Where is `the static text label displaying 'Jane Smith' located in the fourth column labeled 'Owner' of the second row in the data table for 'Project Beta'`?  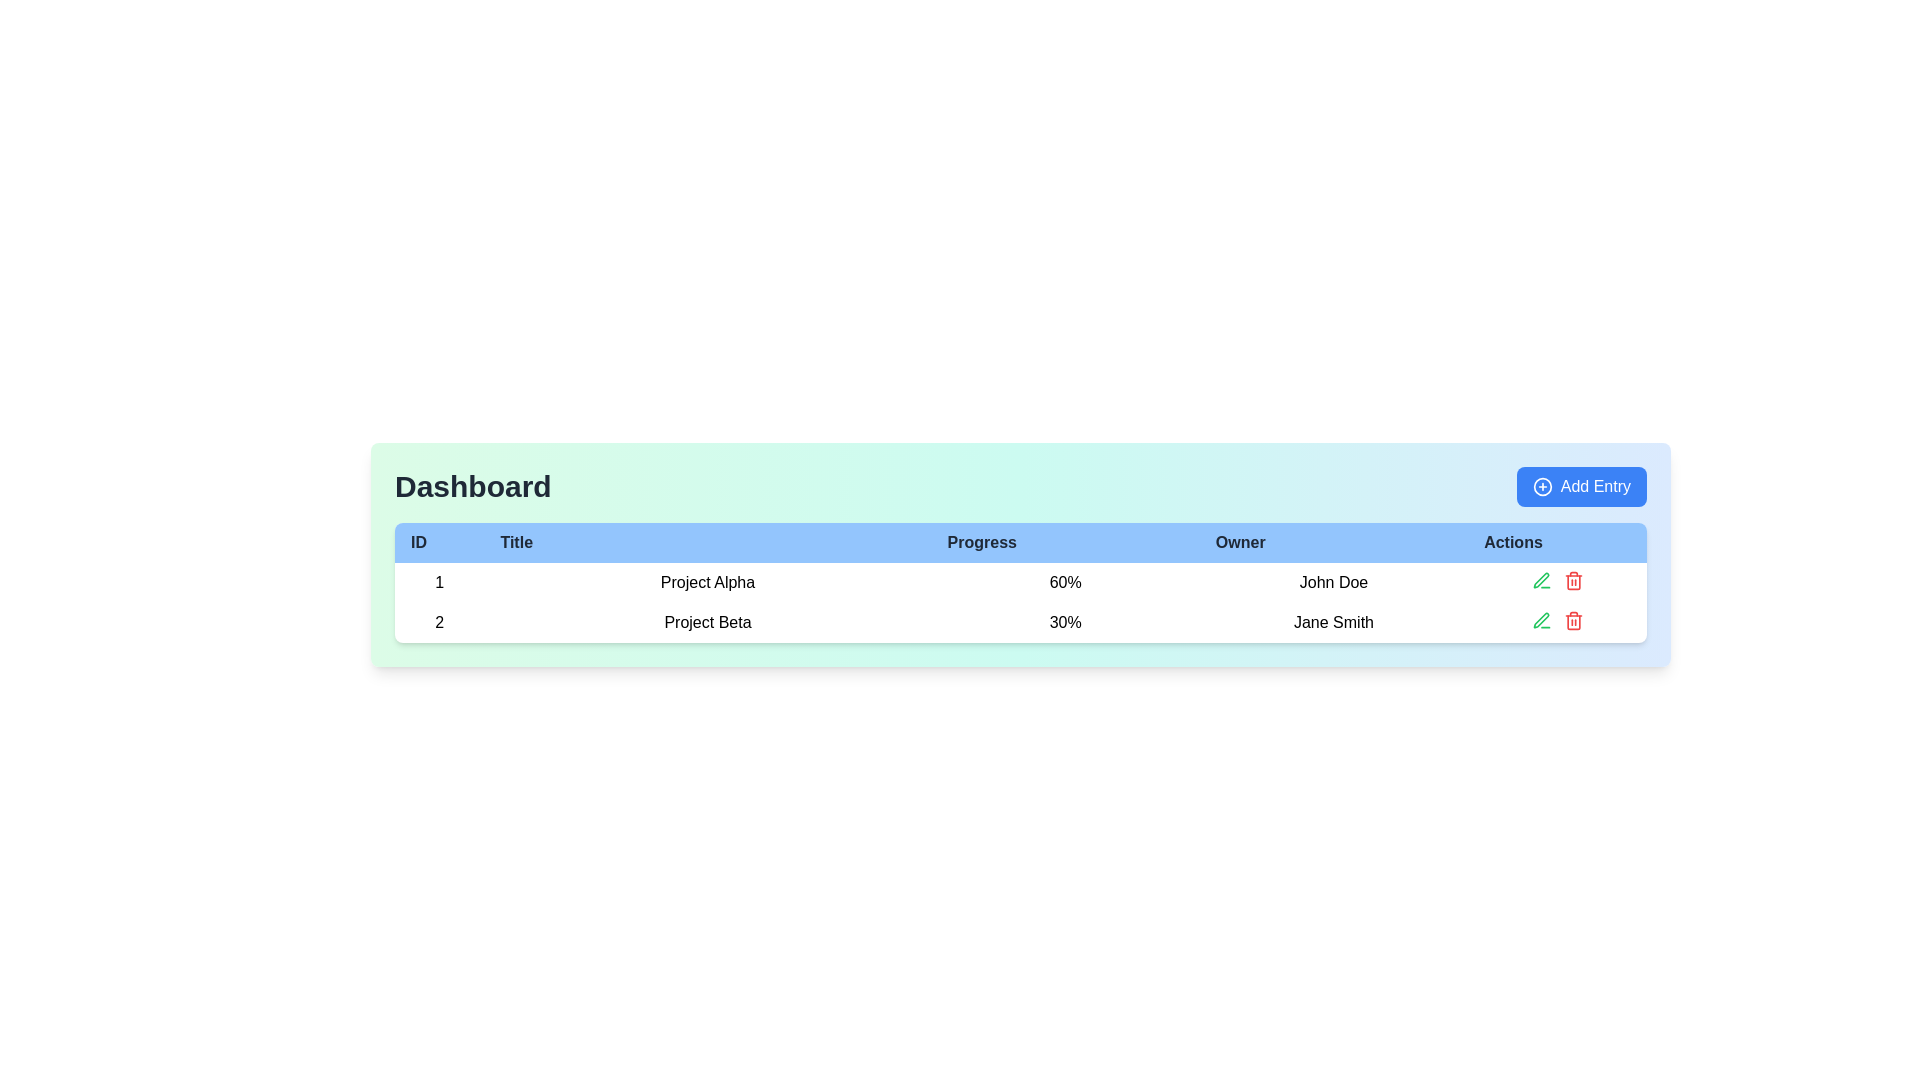 the static text label displaying 'Jane Smith' located in the fourth column labeled 'Owner' of the second row in the data table for 'Project Beta' is located at coordinates (1334, 622).